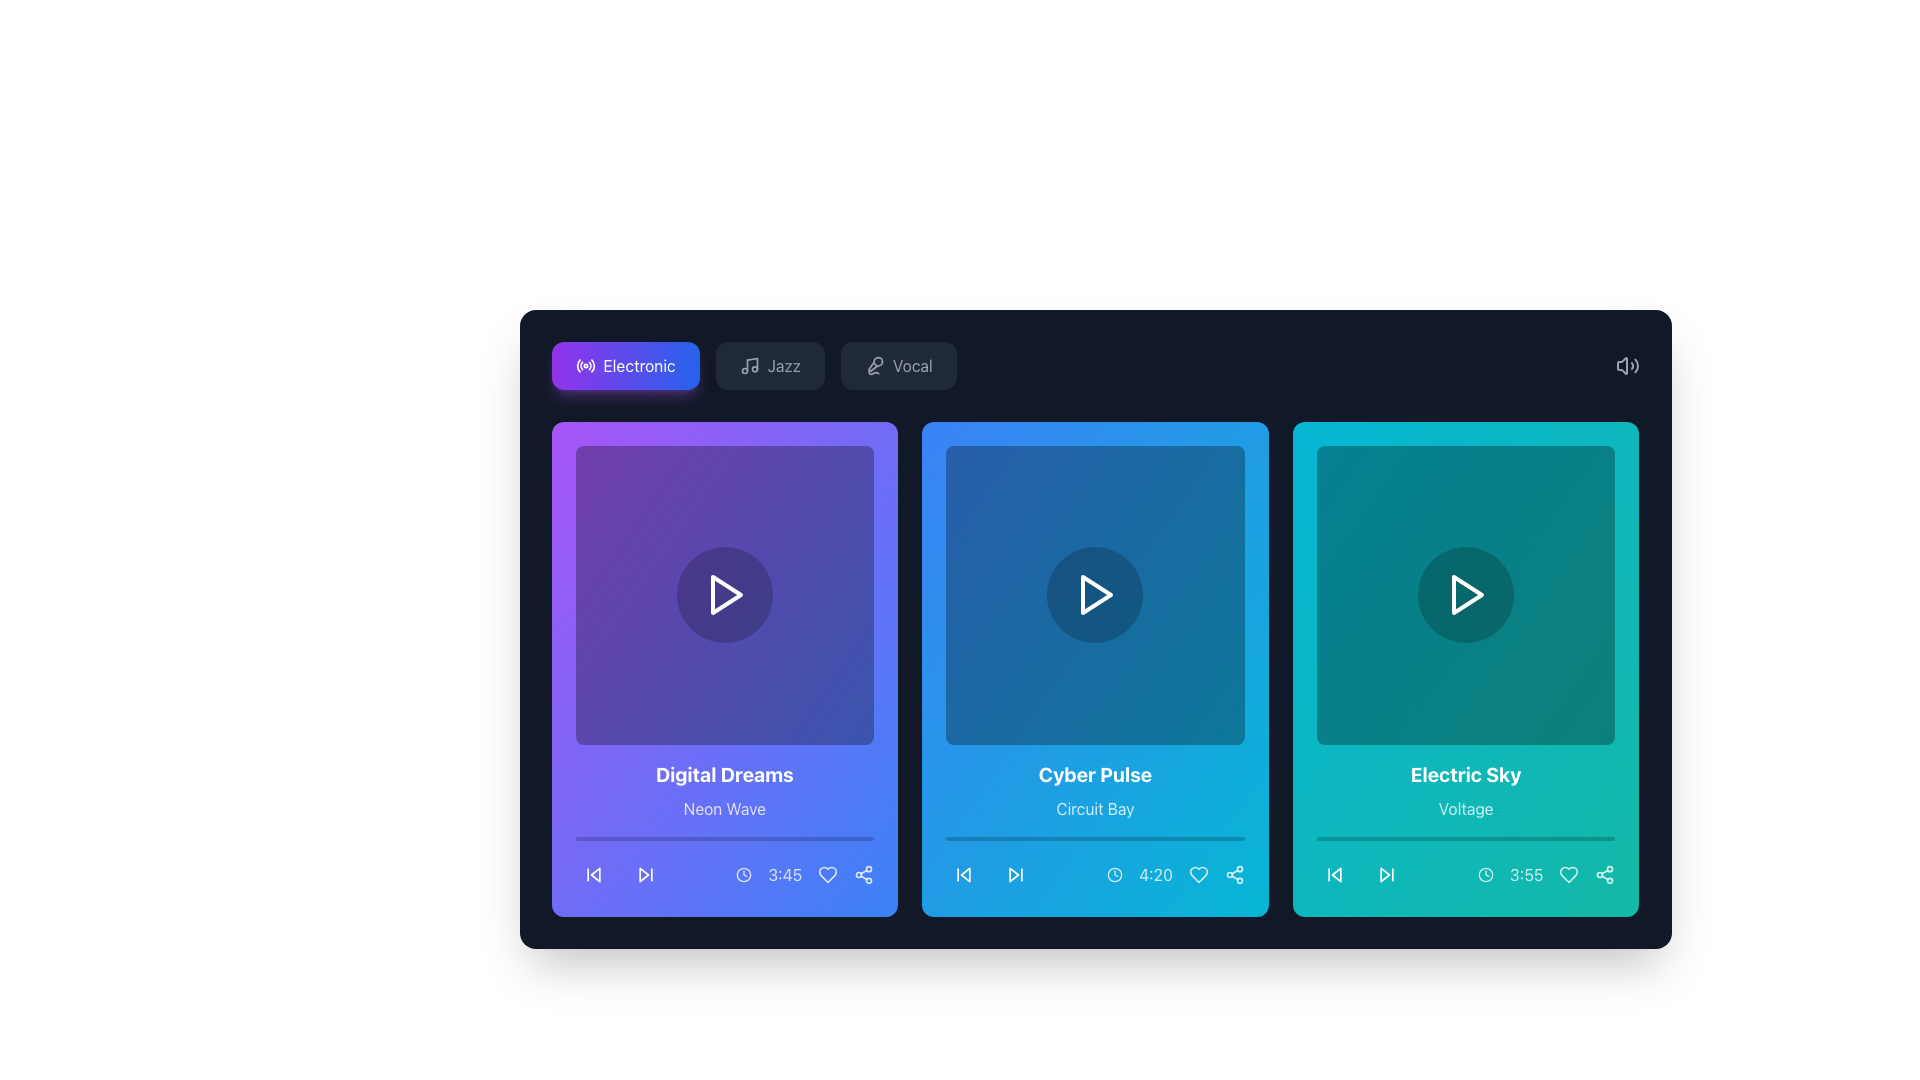  Describe the element at coordinates (1568, 873) in the screenshot. I see `the heart-shaped icon button at the bottom right of the 'Electric Sky' card` at that location.